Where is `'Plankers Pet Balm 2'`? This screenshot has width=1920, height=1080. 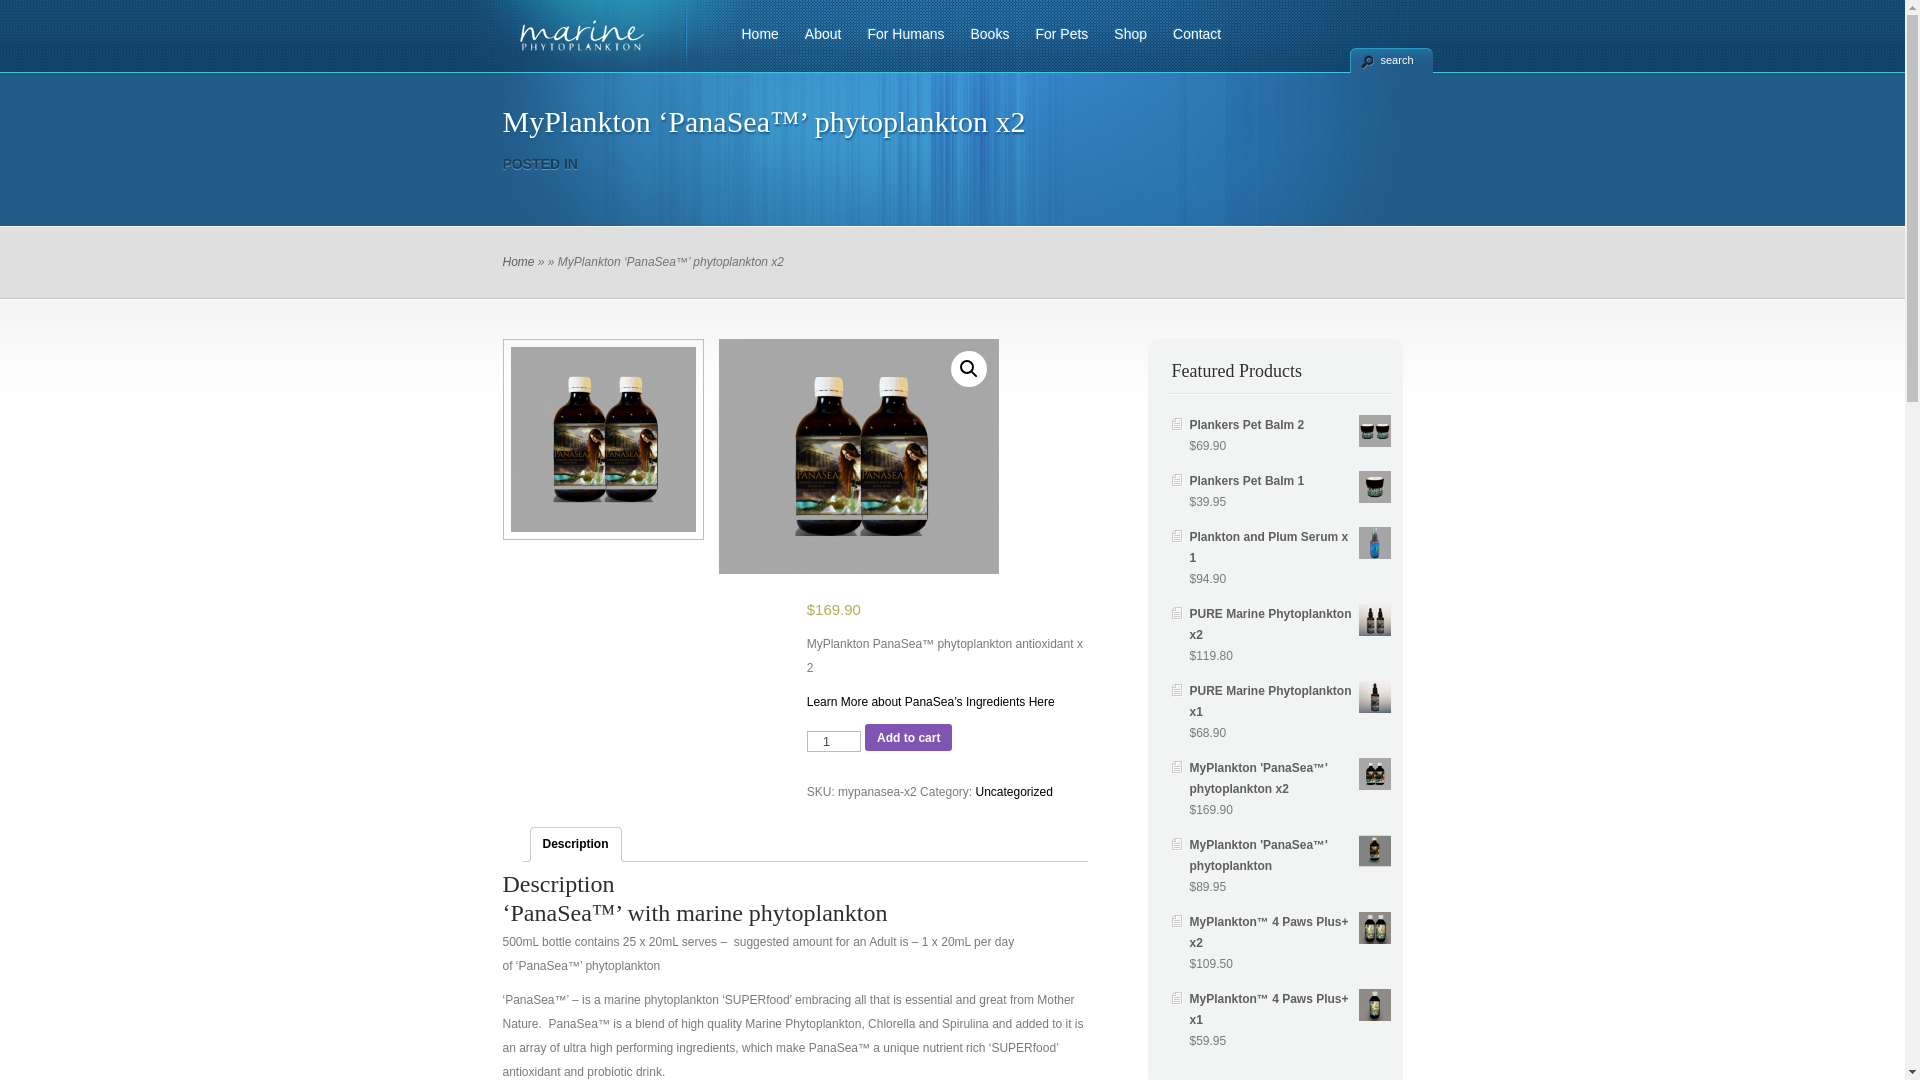 'Plankers Pet Balm 2' is located at coordinates (1190, 424).